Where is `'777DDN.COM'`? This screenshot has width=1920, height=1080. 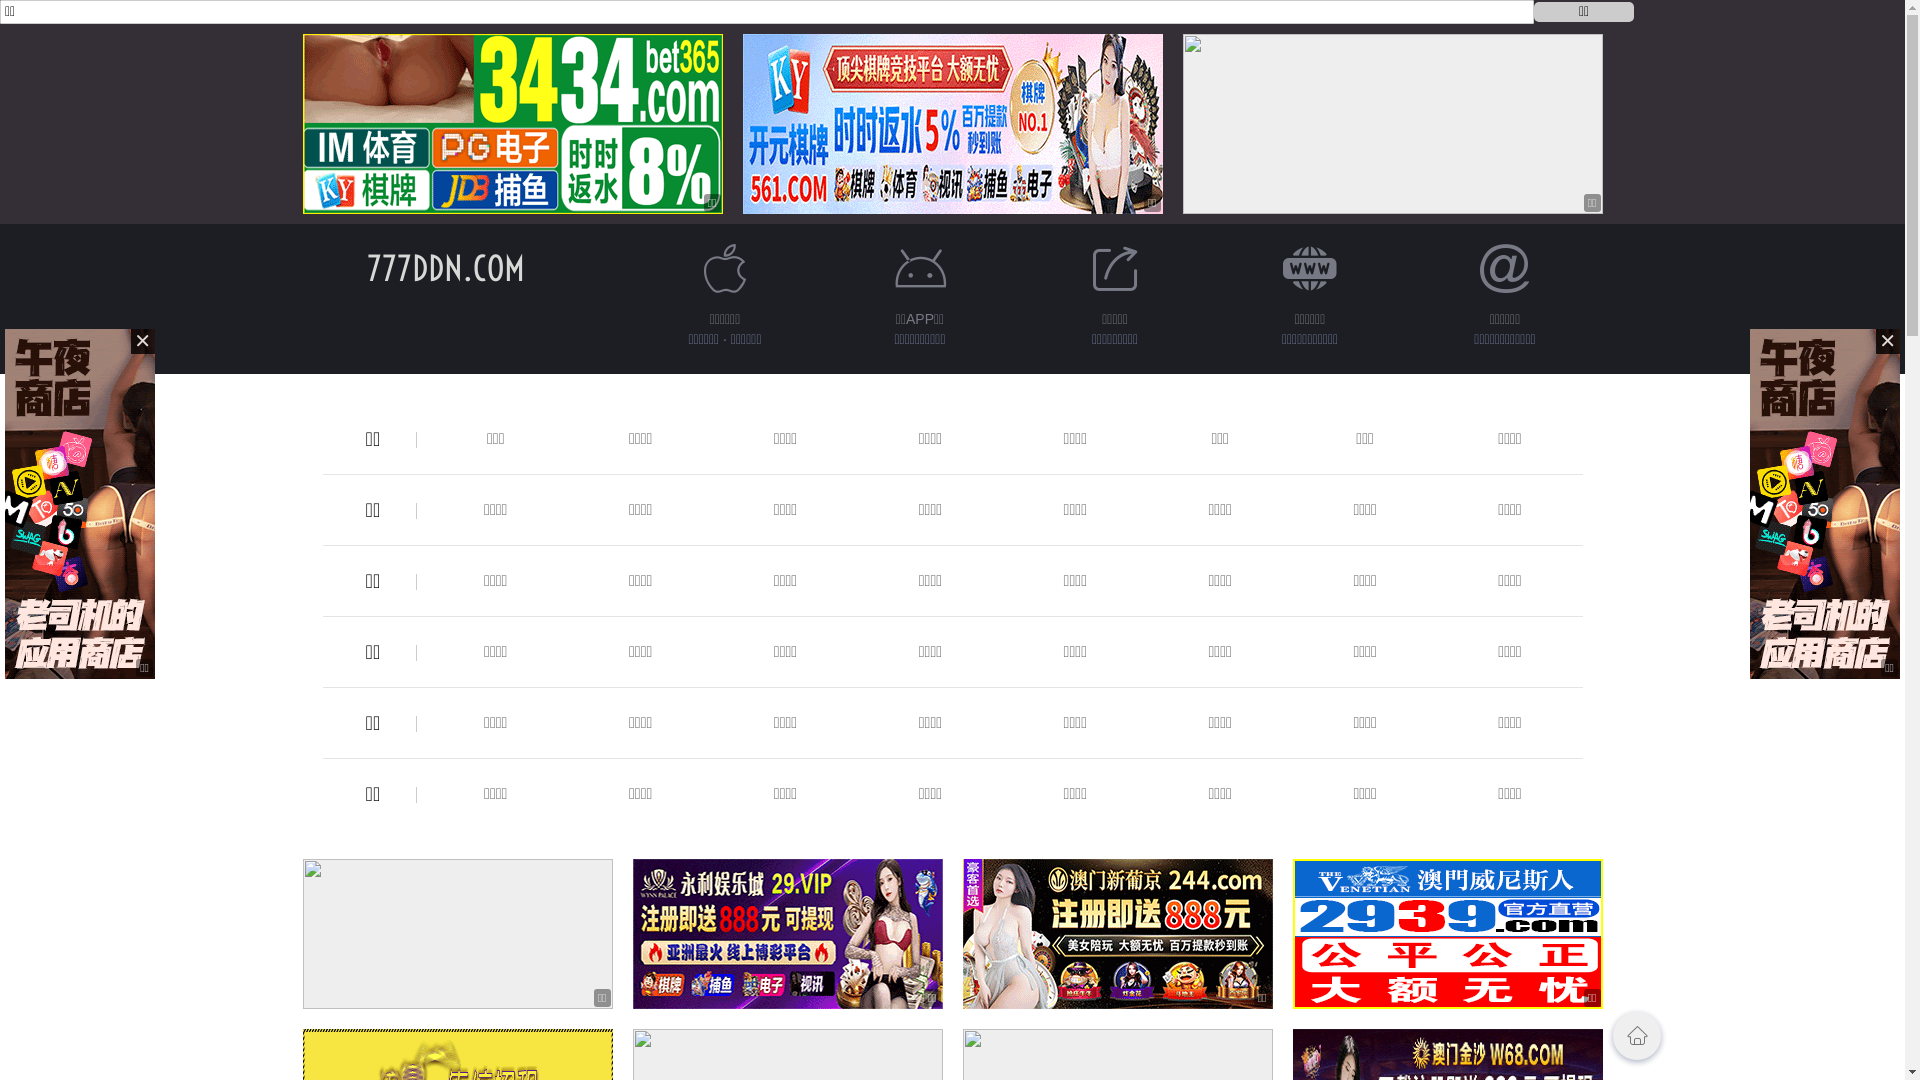
'777DDN.COM' is located at coordinates (444, 267).